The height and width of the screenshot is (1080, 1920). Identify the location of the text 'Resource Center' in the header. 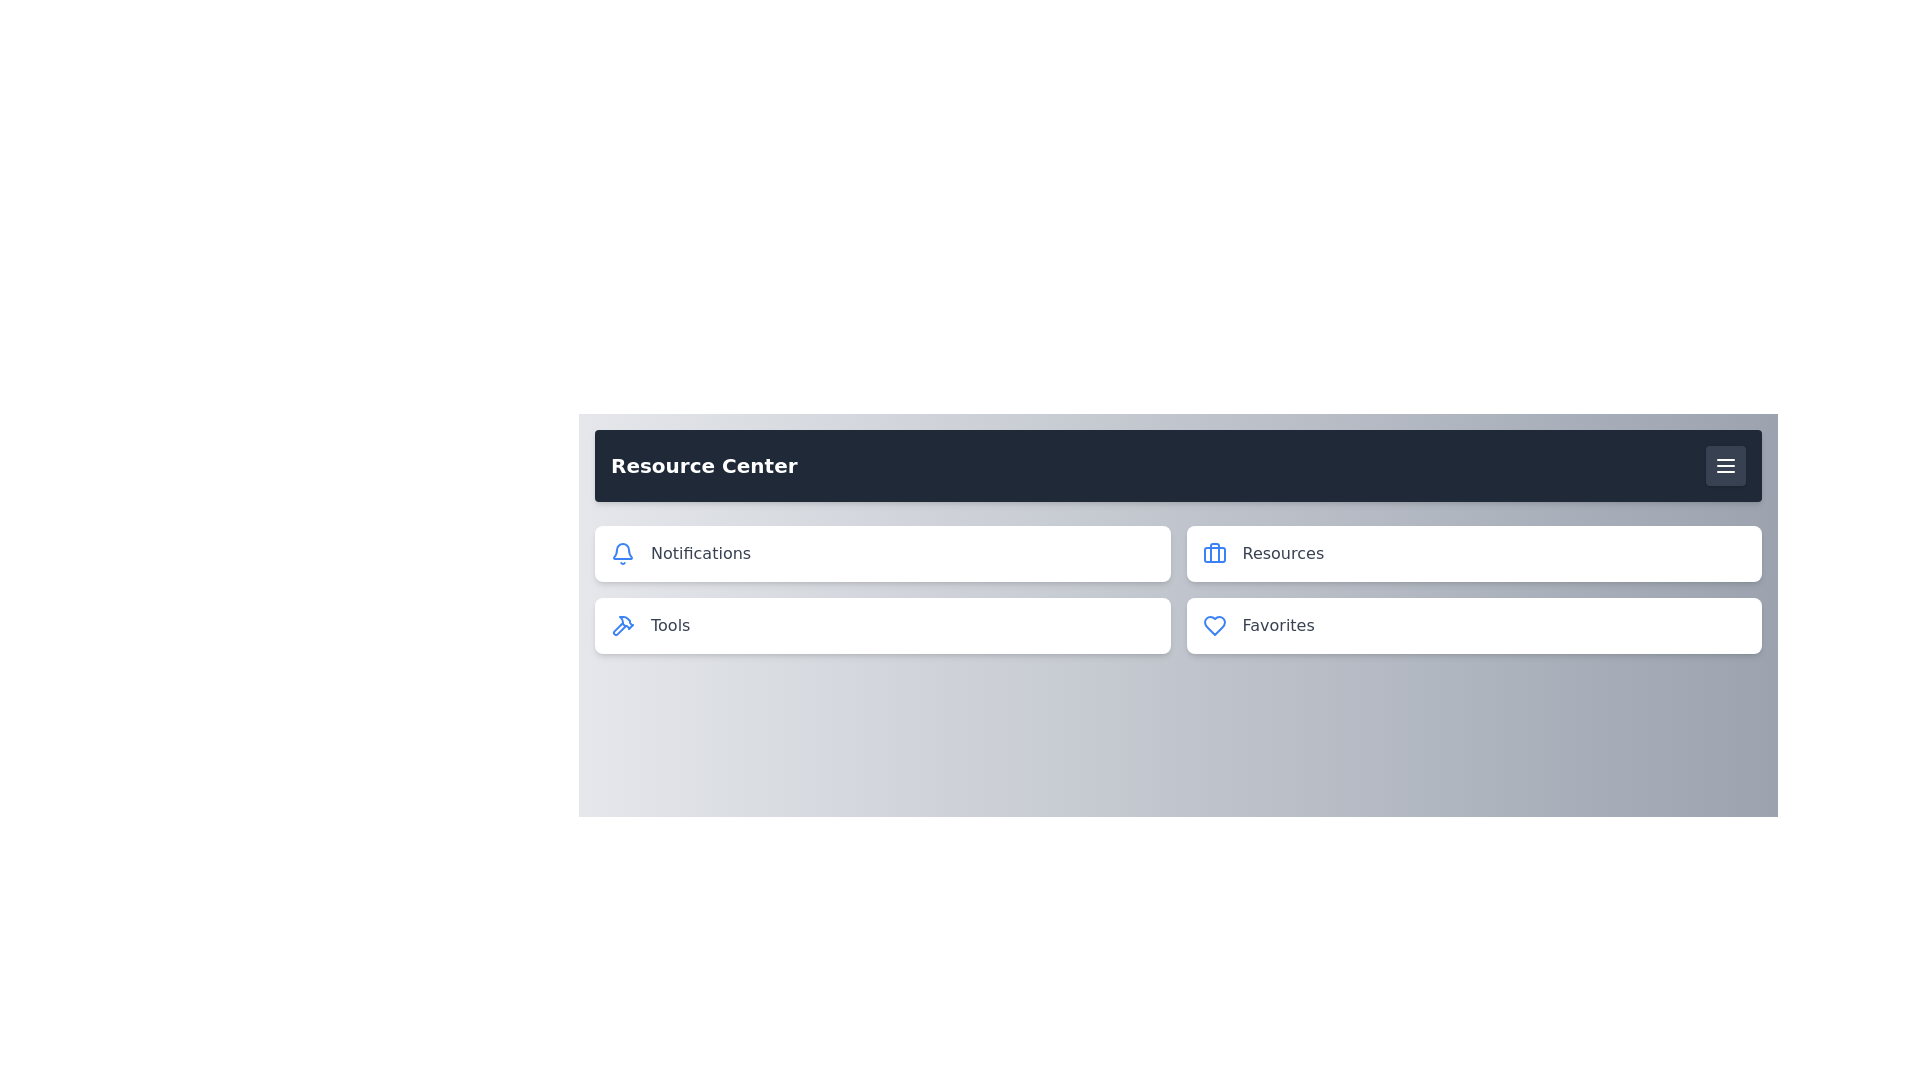
(704, 466).